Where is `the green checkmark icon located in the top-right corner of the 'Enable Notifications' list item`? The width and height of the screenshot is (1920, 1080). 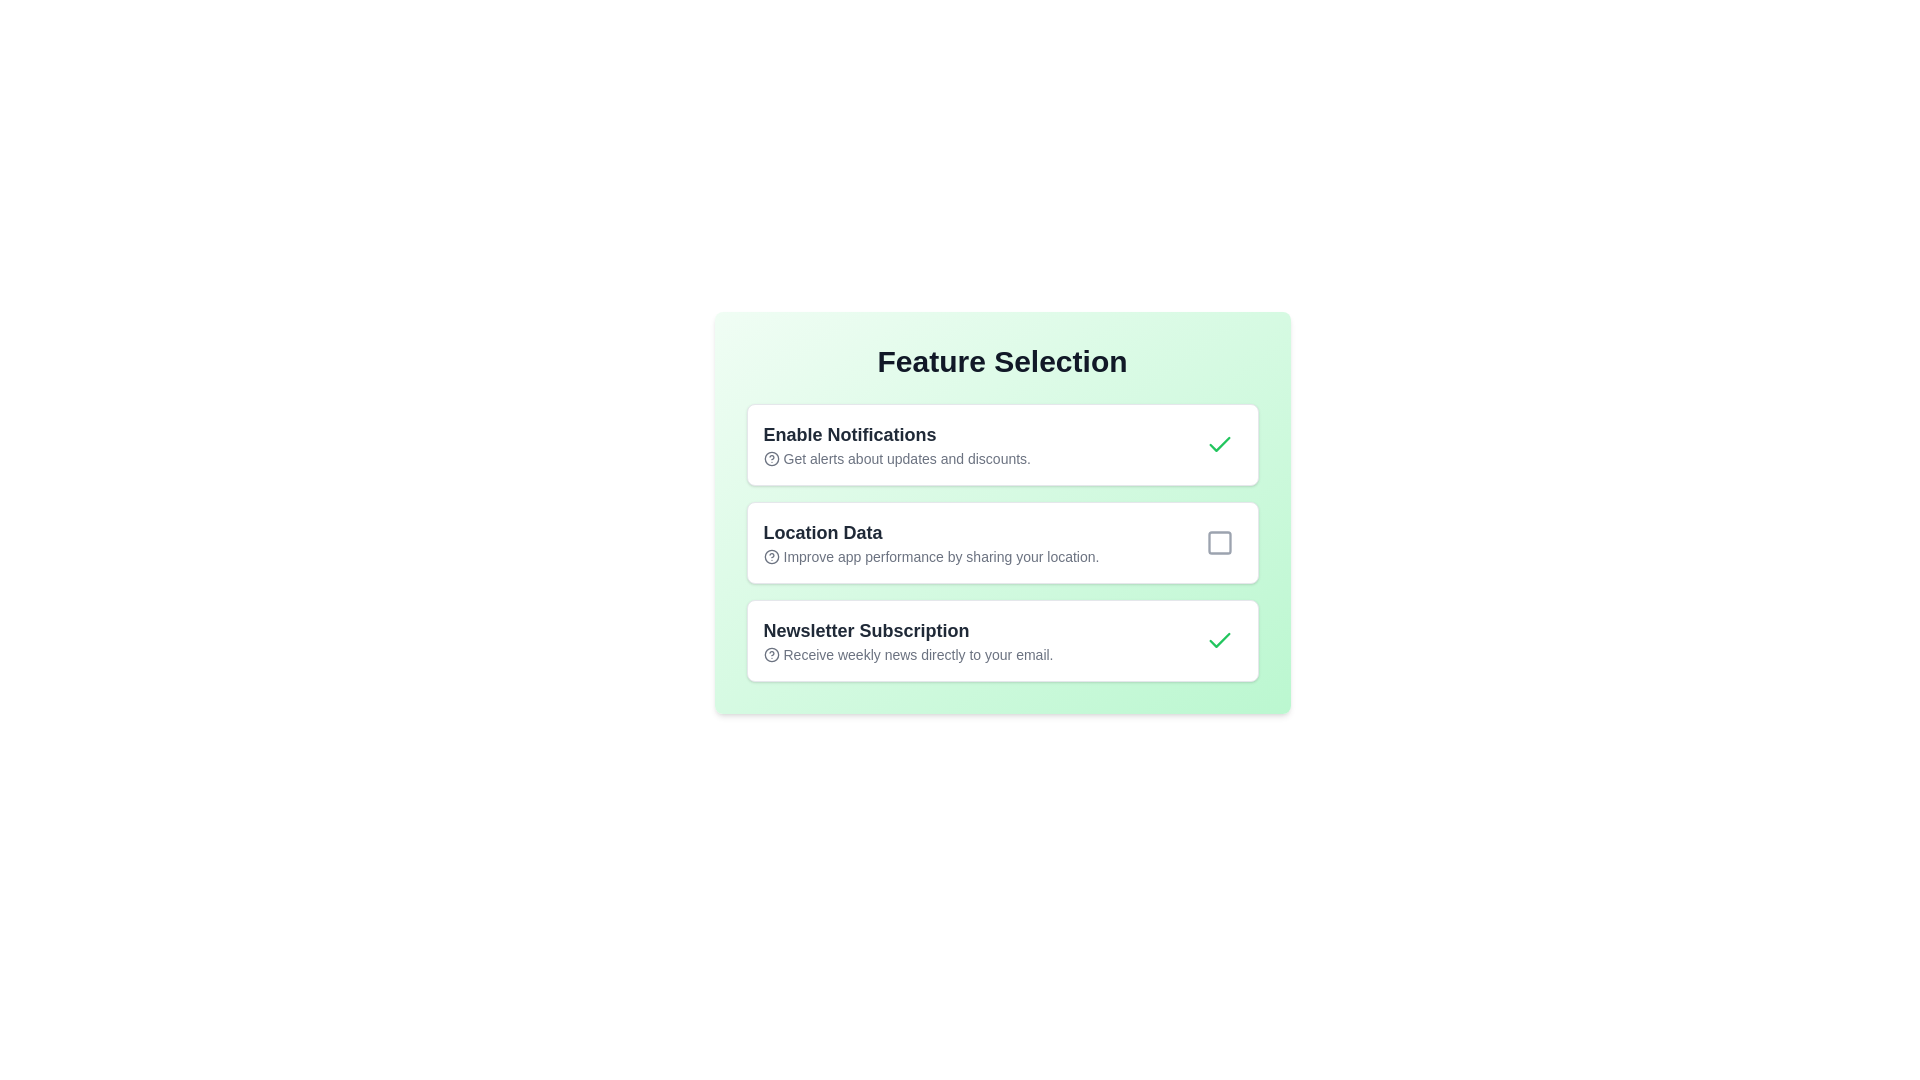 the green checkmark icon located in the top-right corner of the 'Enable Notifications' list item is located at coordinates (1218, 443).